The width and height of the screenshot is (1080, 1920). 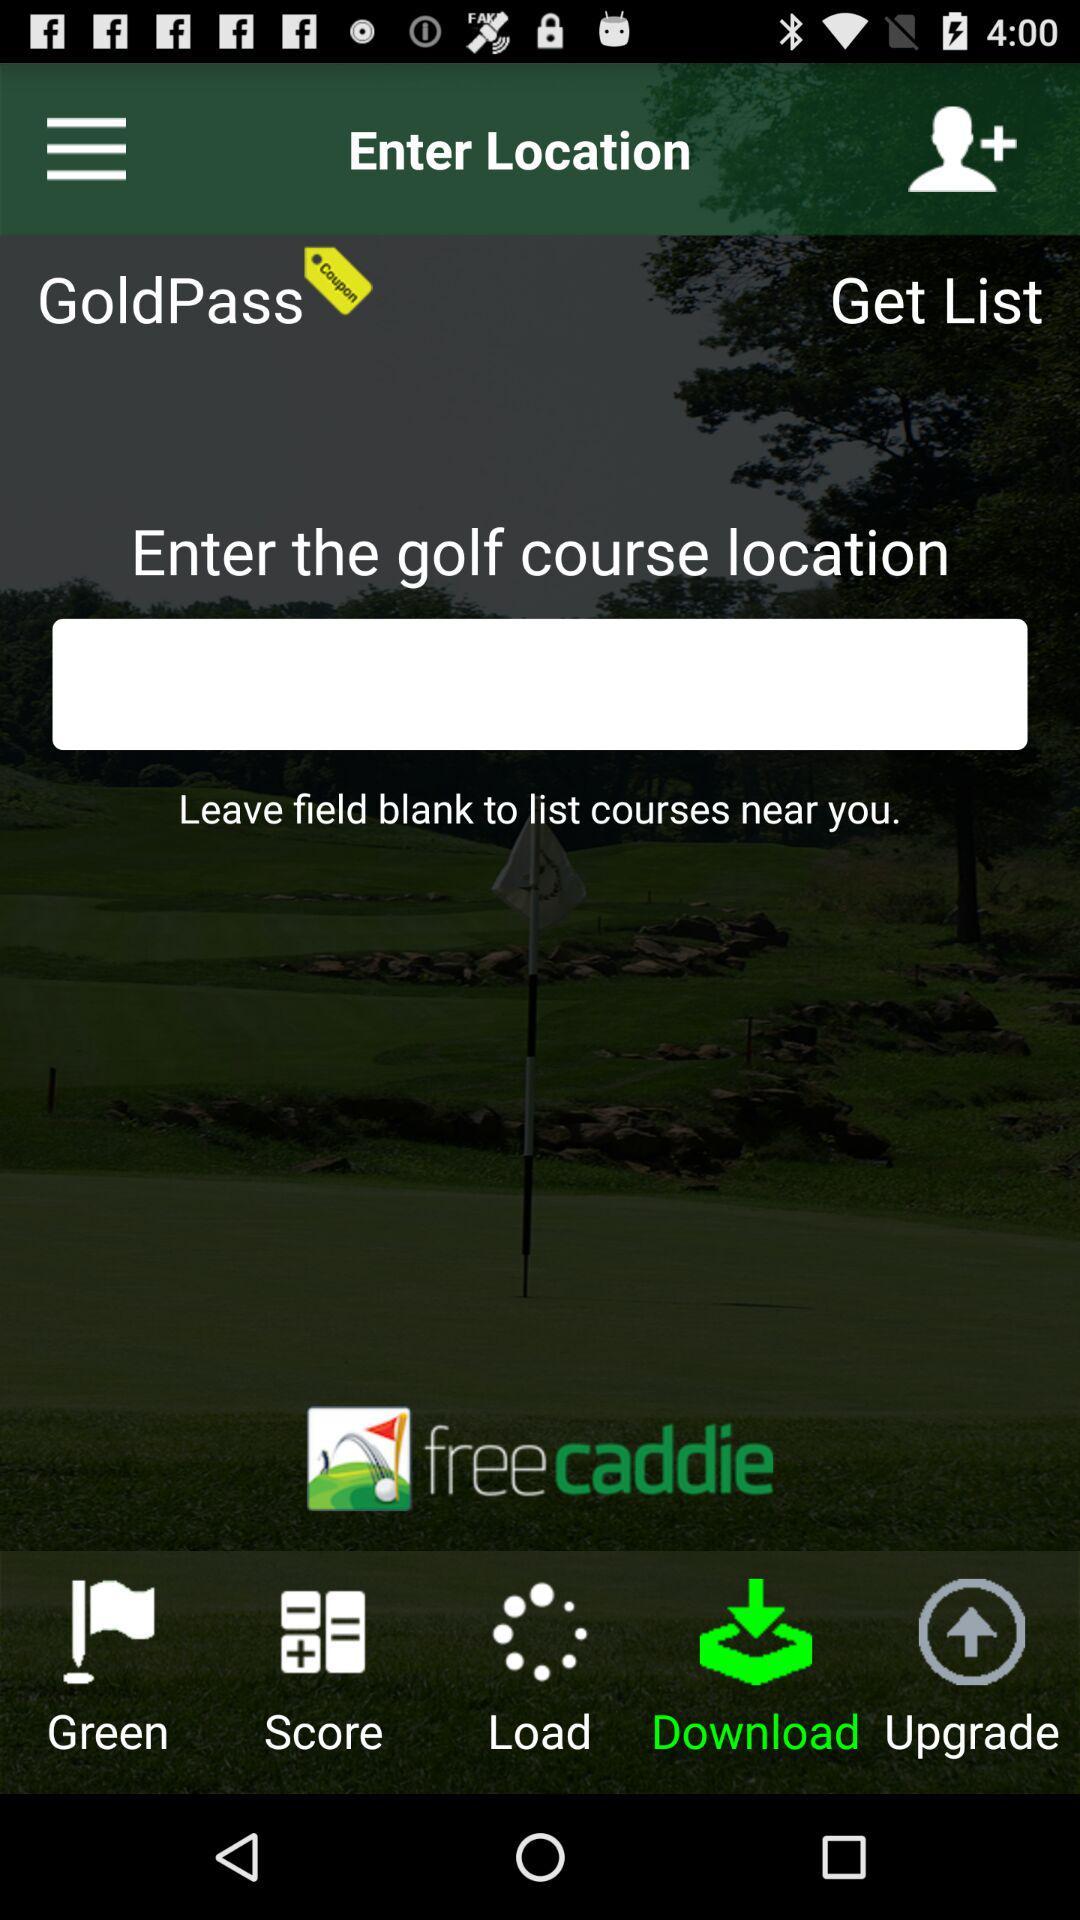 What do you see at coordinates (77, 148) in the screenshot?
I see `the icon next to the enter location icon` at bounding box center [77, 148].